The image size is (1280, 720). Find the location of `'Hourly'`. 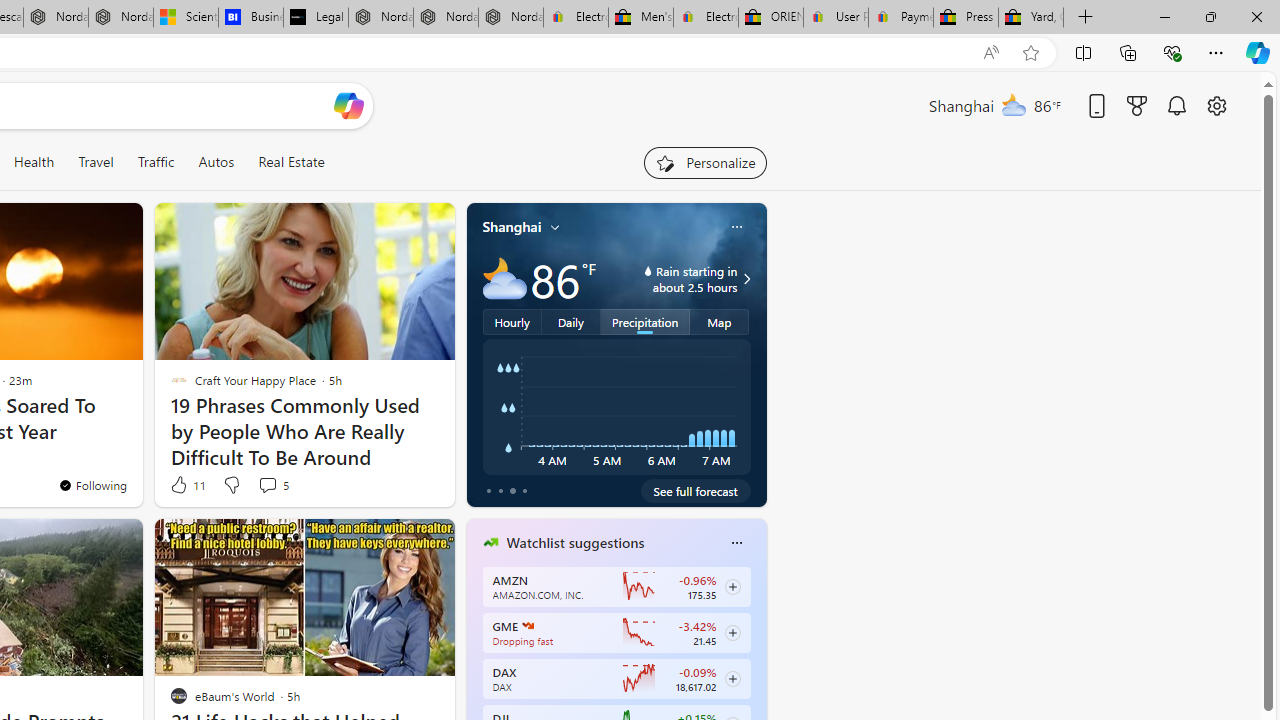

'Hourly' is located at coordinates (512, 320).